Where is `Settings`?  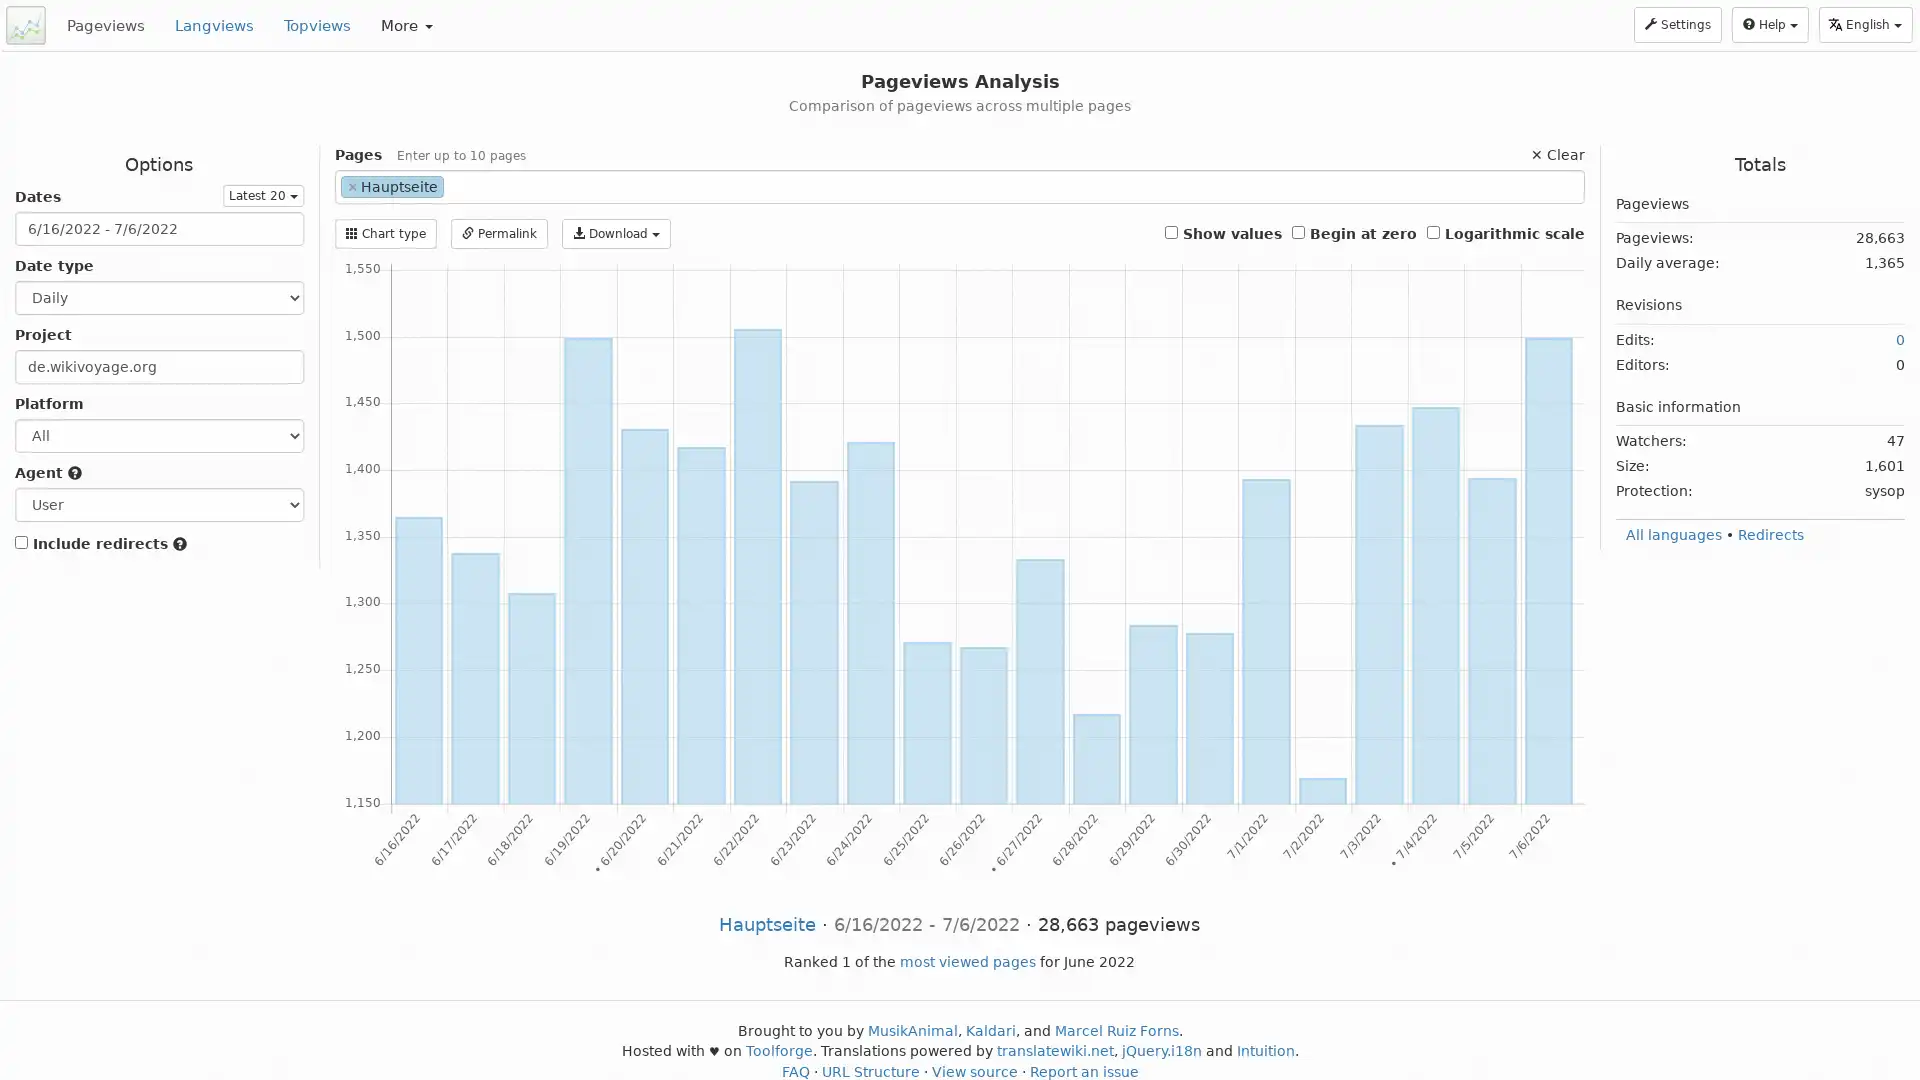 Settings is located at coordinates (1678, 24).